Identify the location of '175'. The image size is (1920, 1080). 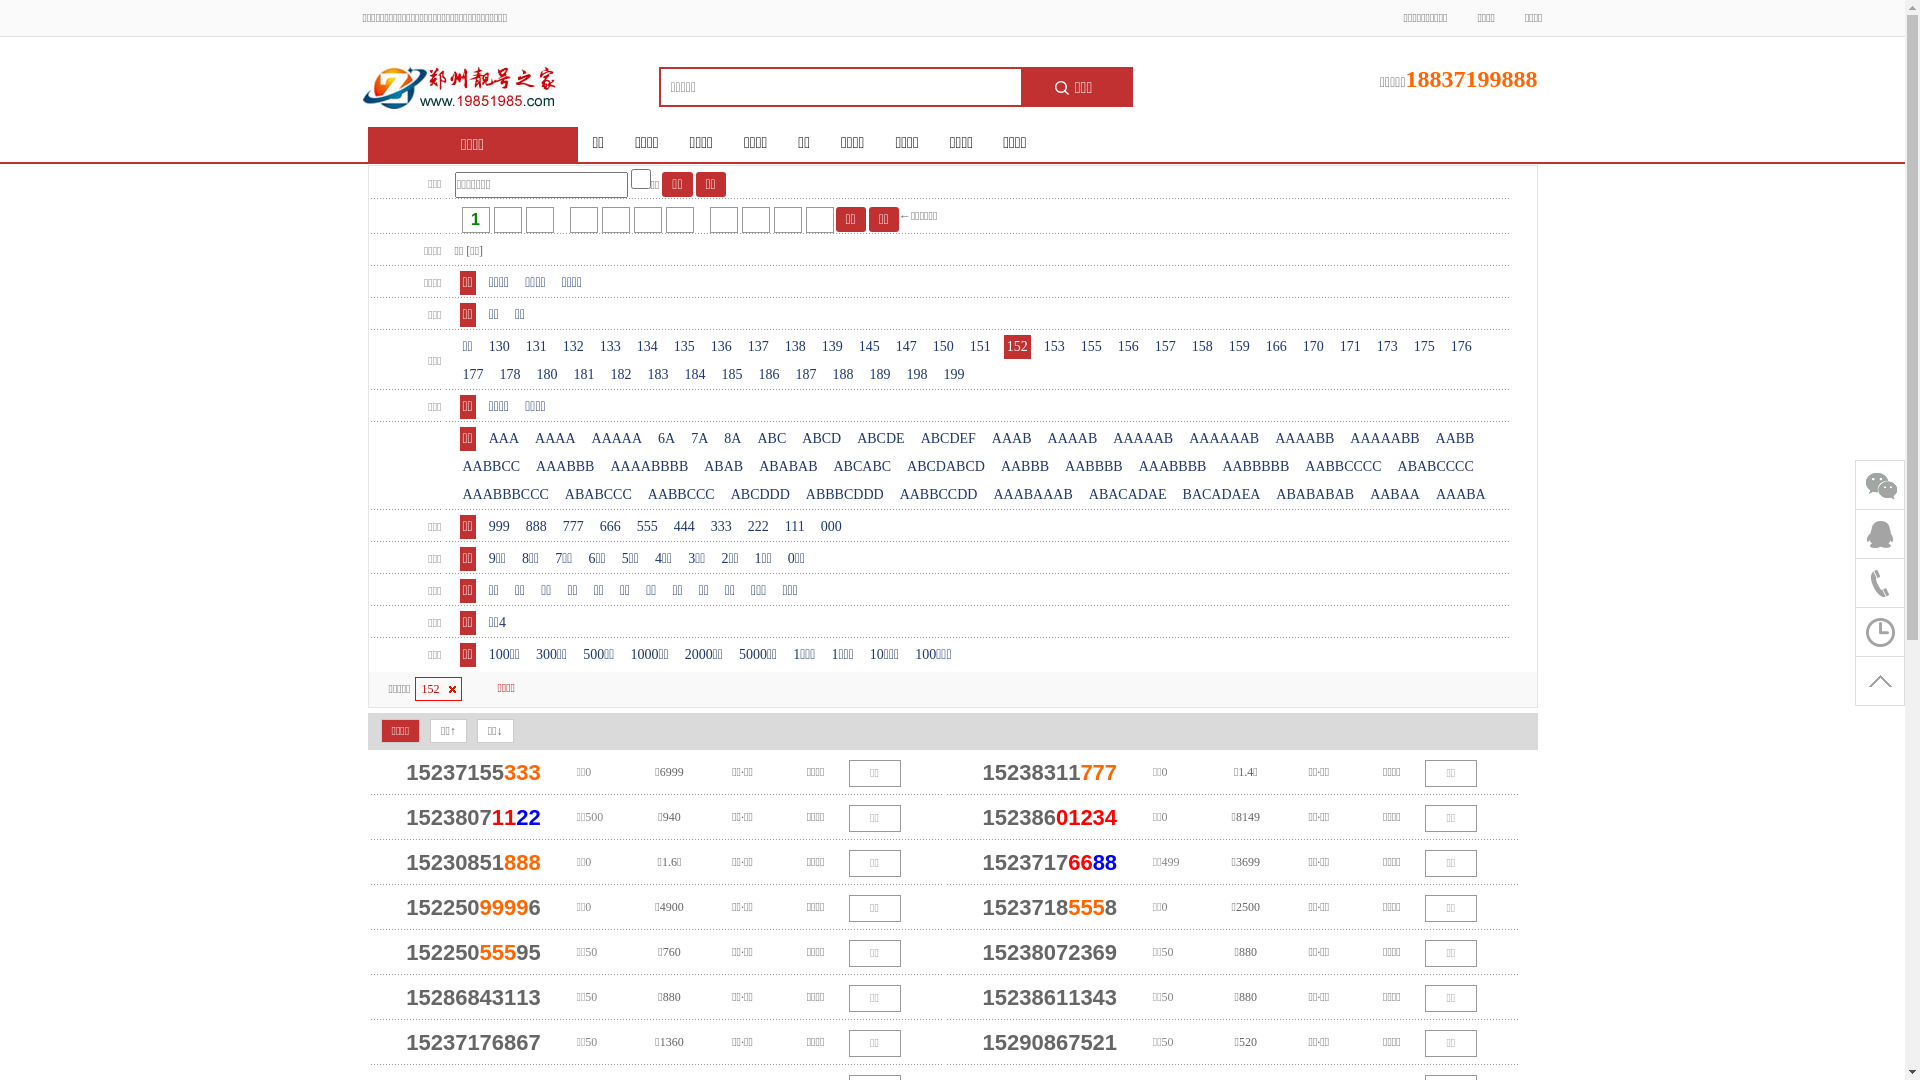
(1410, 346).